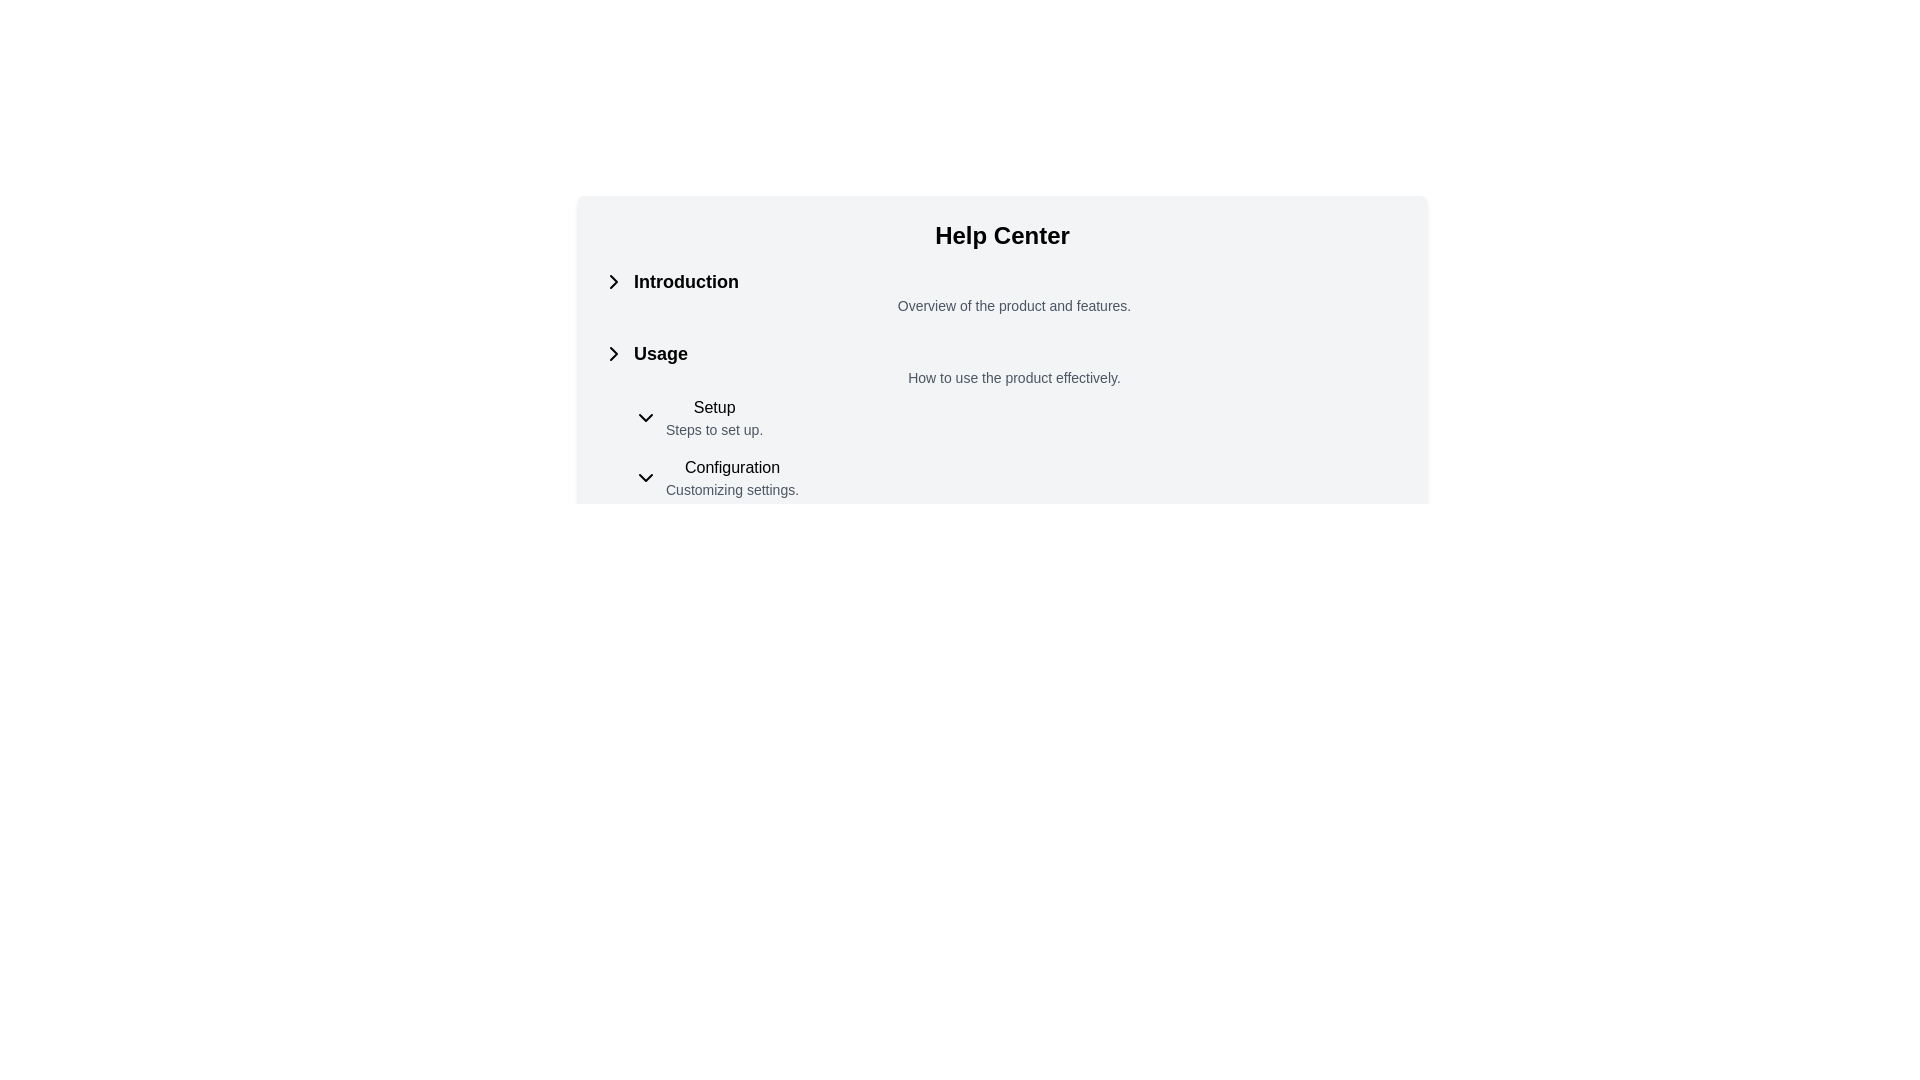  Describe the element at coordinates (613, 281) in the screenshot. I see `the interactive navigational icon within the left navigation panel, adjacent to the 'Introduction' text` at that location.